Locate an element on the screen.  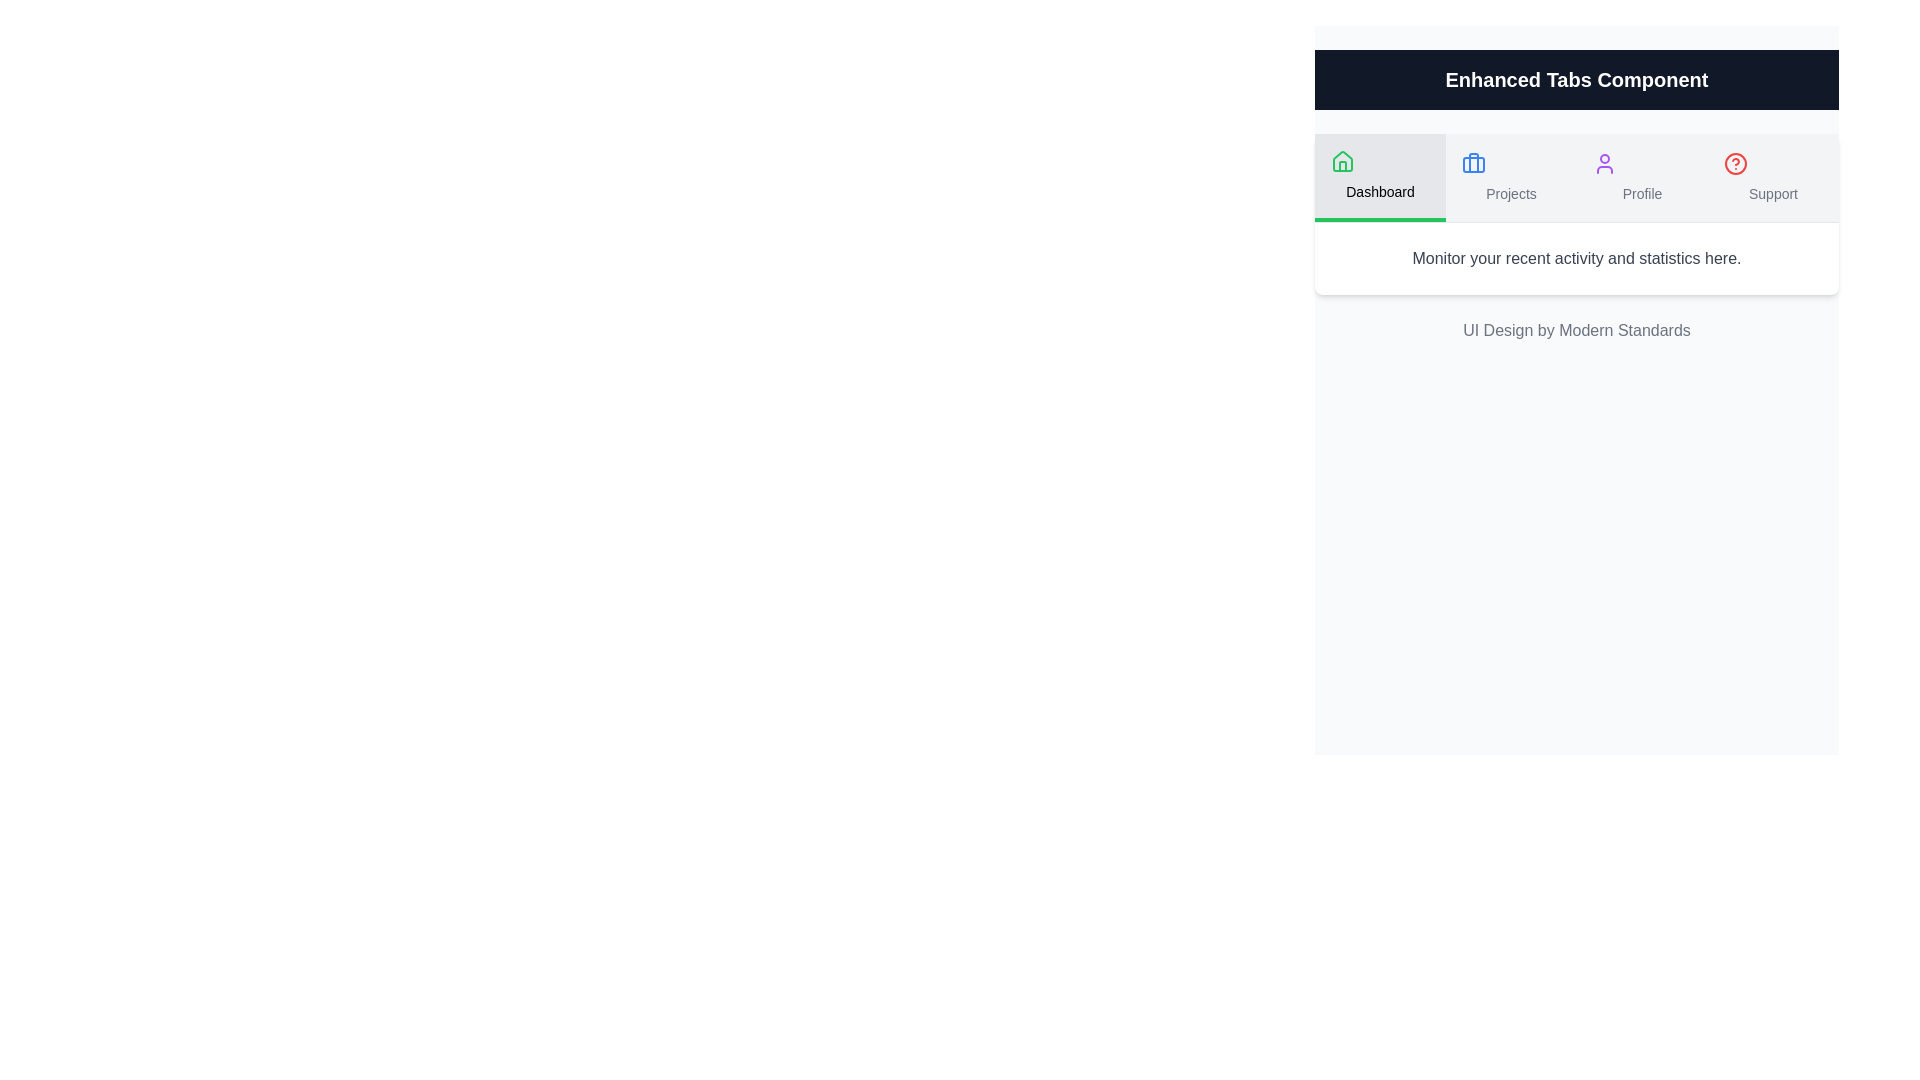
the Interactive navigation tab that allows access to the Profile section, located to the right of the 'Projects' tab is located at coordinates (1642, 176).